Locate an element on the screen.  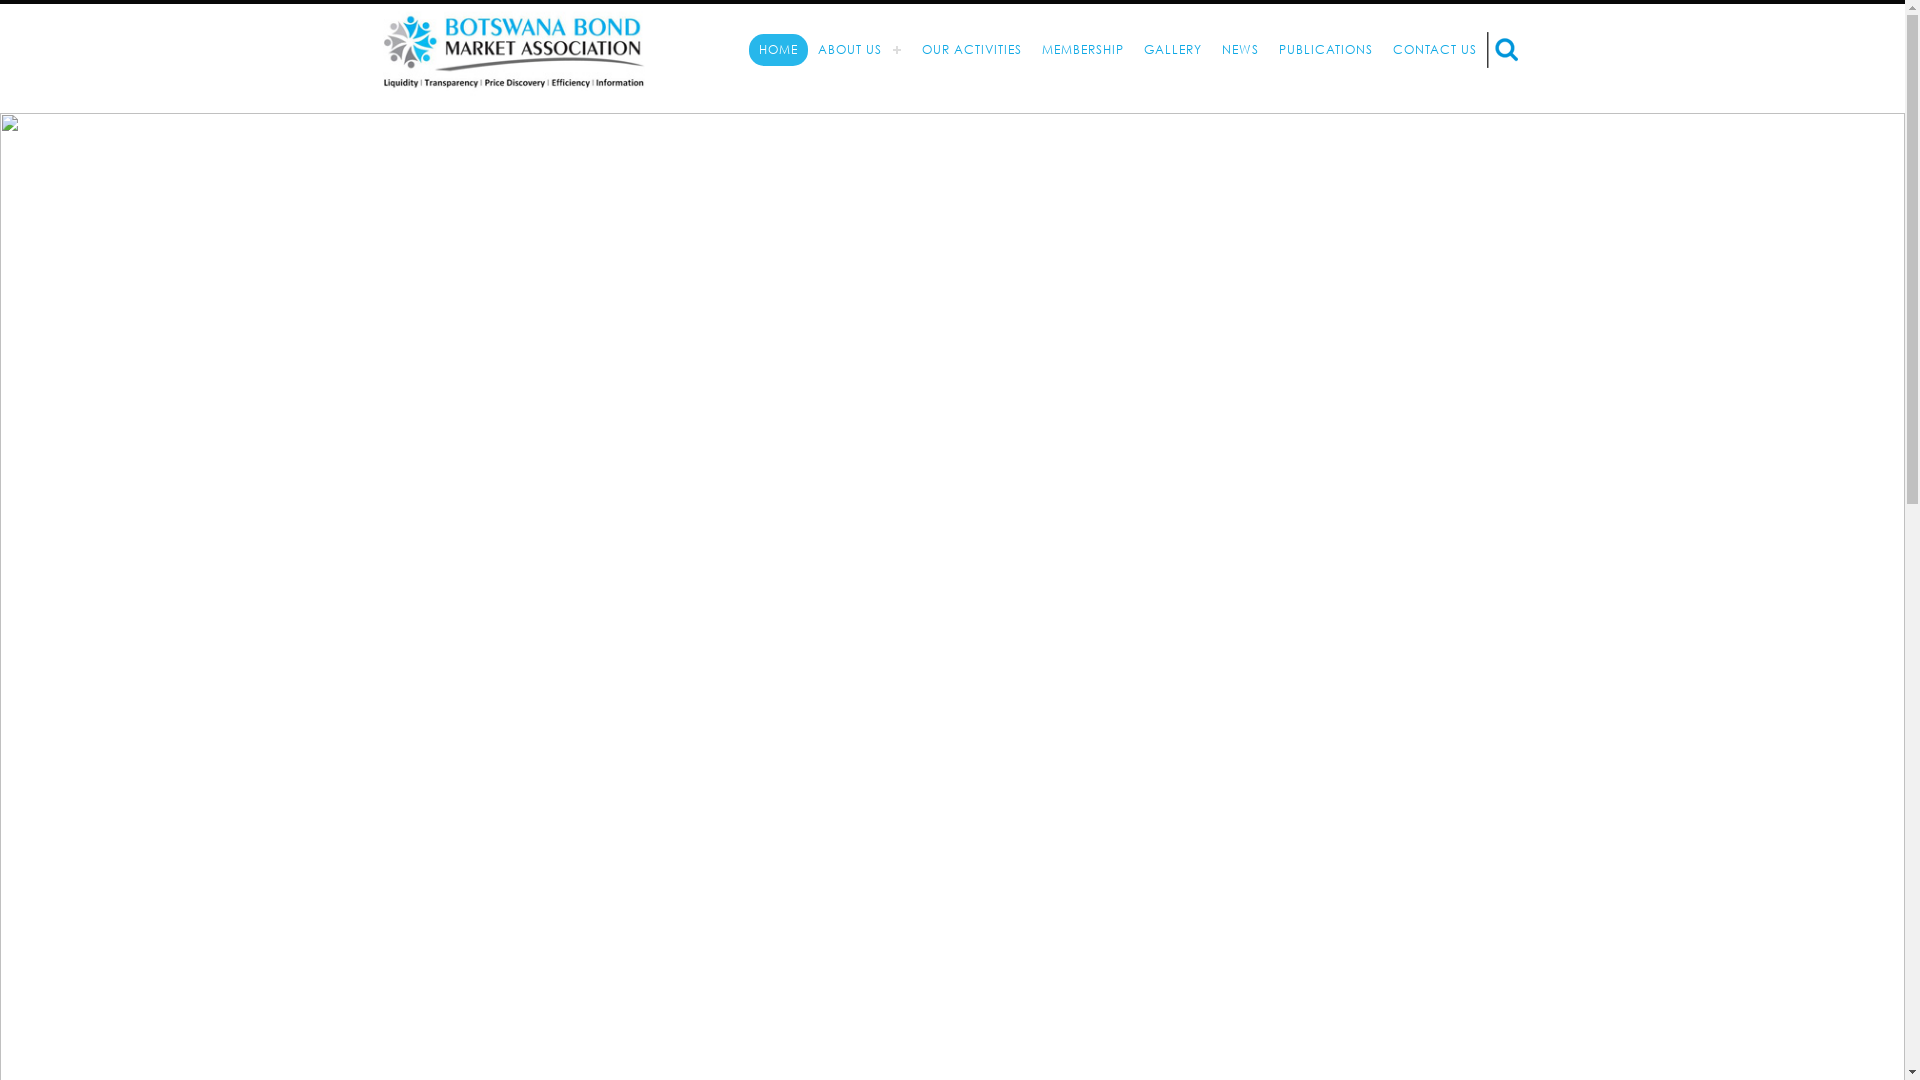
'GALLERY' is located at coordinates (1172, 49).